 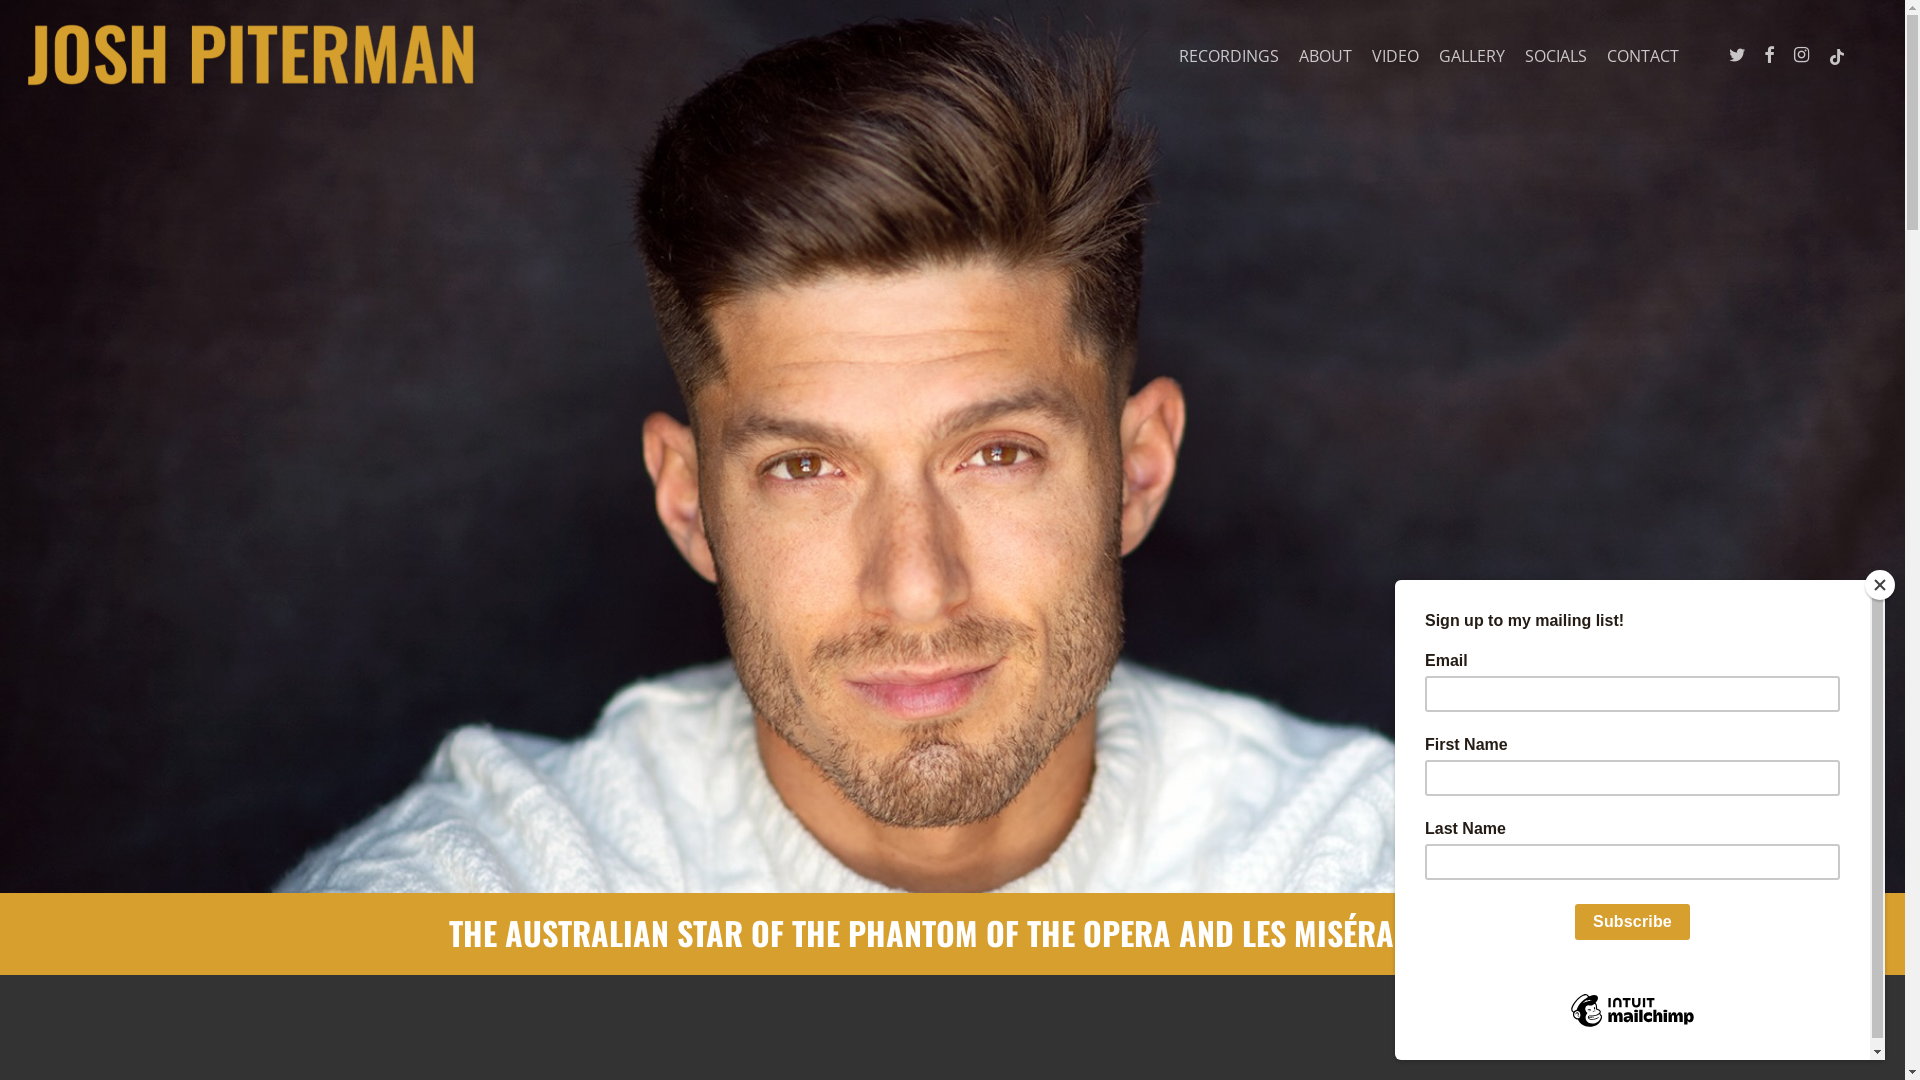 What do you see at coordinates (1515, 55) in the screenshot?
I see `'SOCIALS'` at bounding box center [1515, 55].